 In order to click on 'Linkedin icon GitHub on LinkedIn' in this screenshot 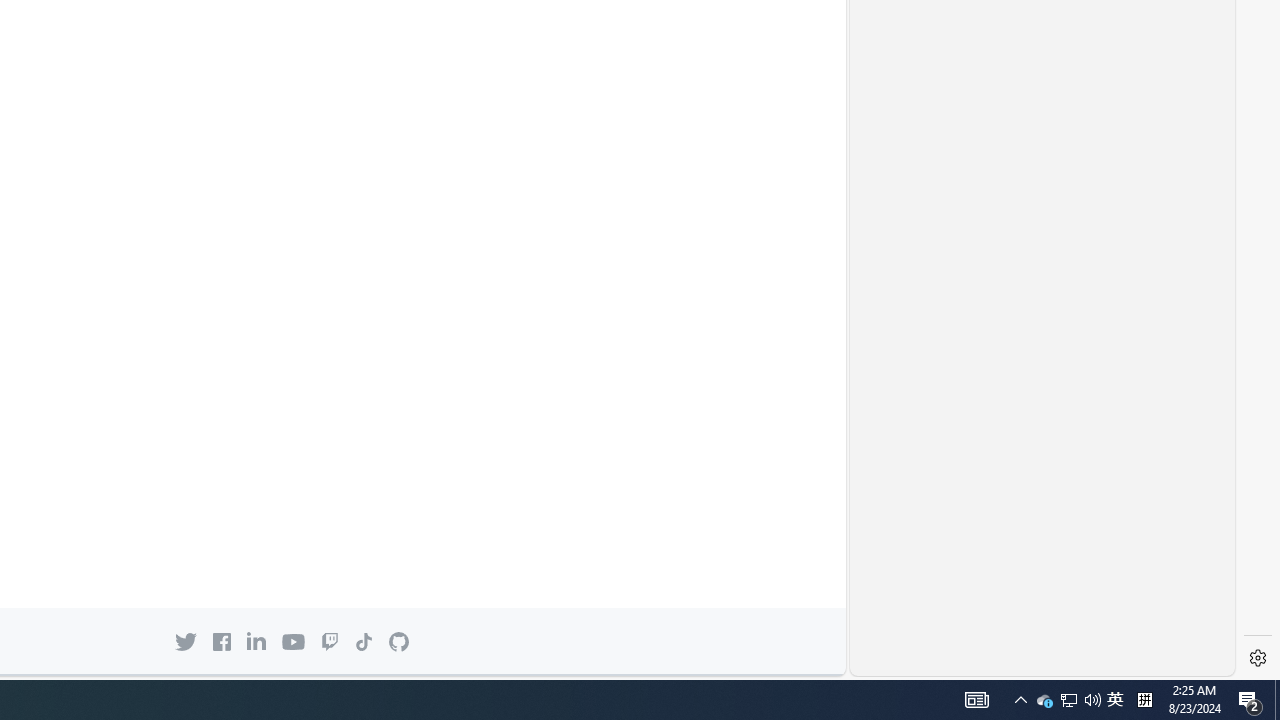, I will do `click(255, 641)`.